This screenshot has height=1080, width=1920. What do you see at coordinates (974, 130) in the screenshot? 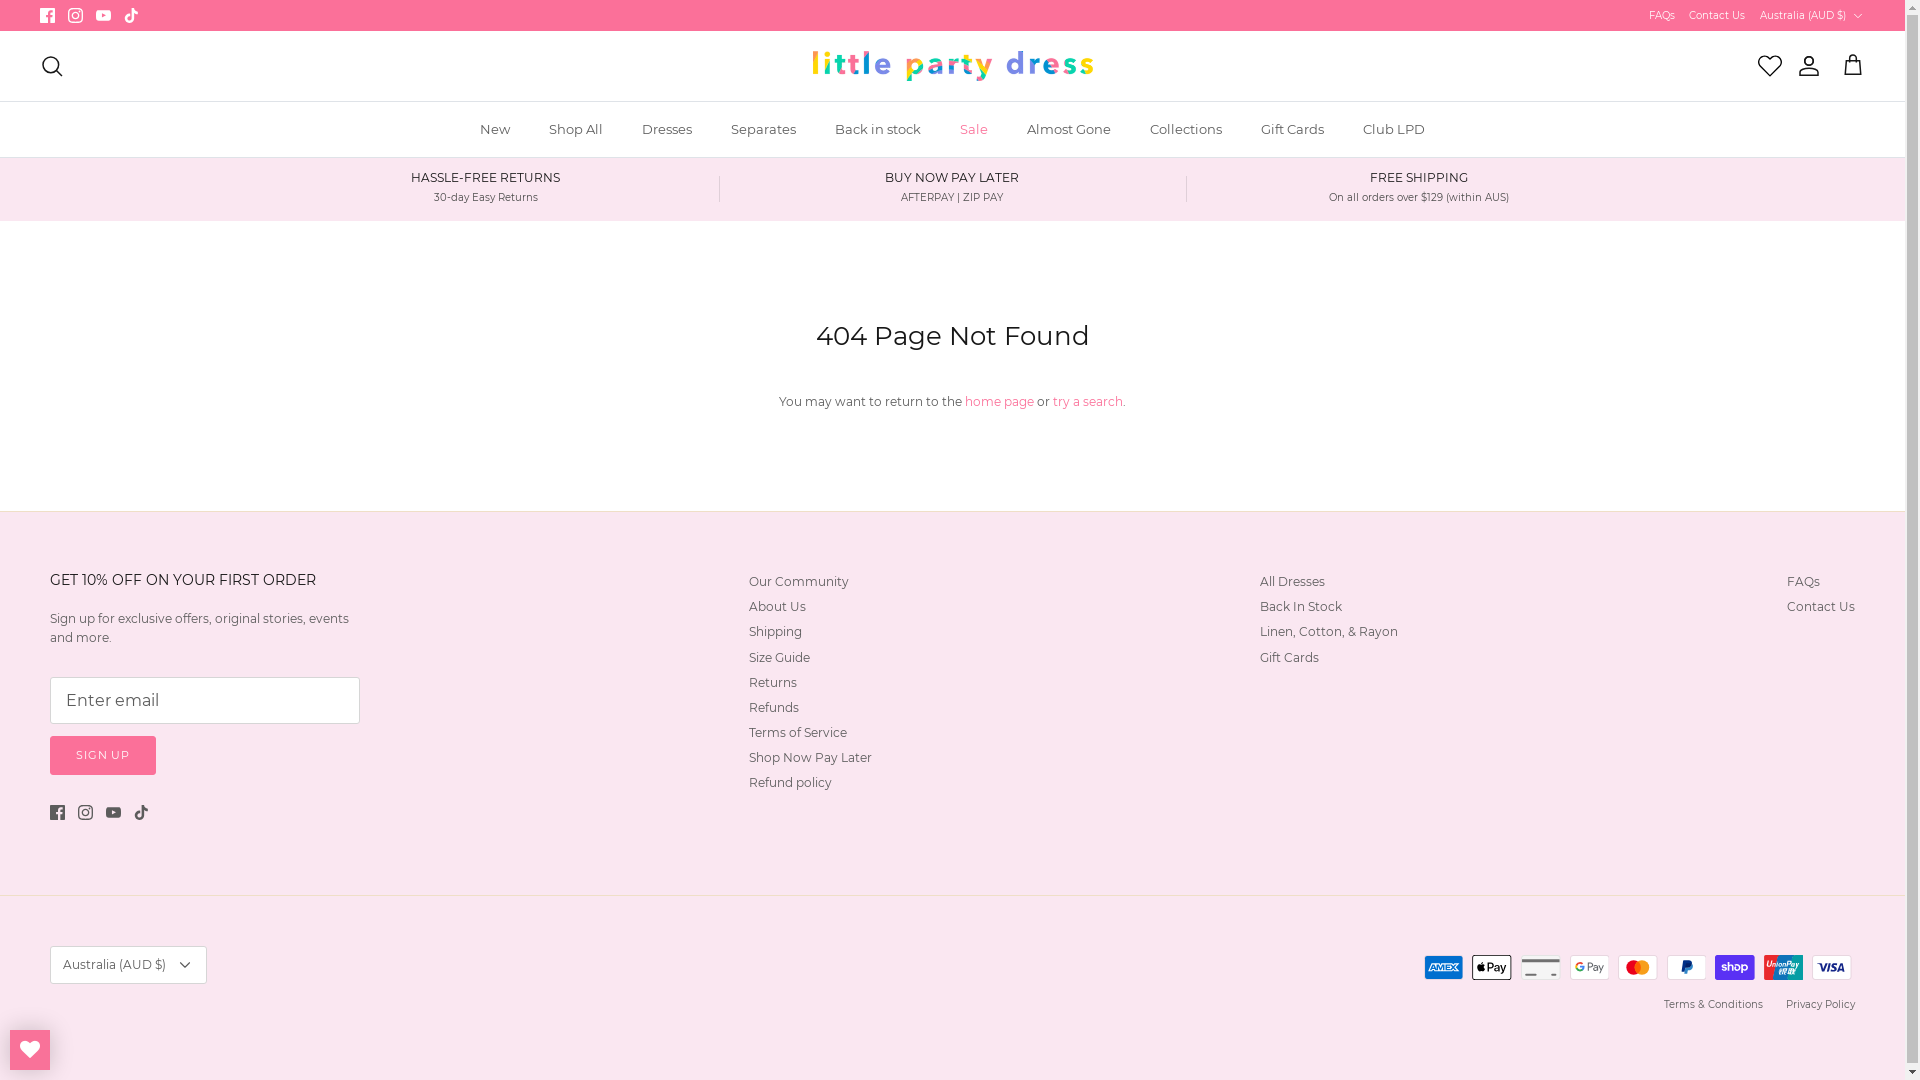
I see `'Sale'` at bounding box center [974, 130].